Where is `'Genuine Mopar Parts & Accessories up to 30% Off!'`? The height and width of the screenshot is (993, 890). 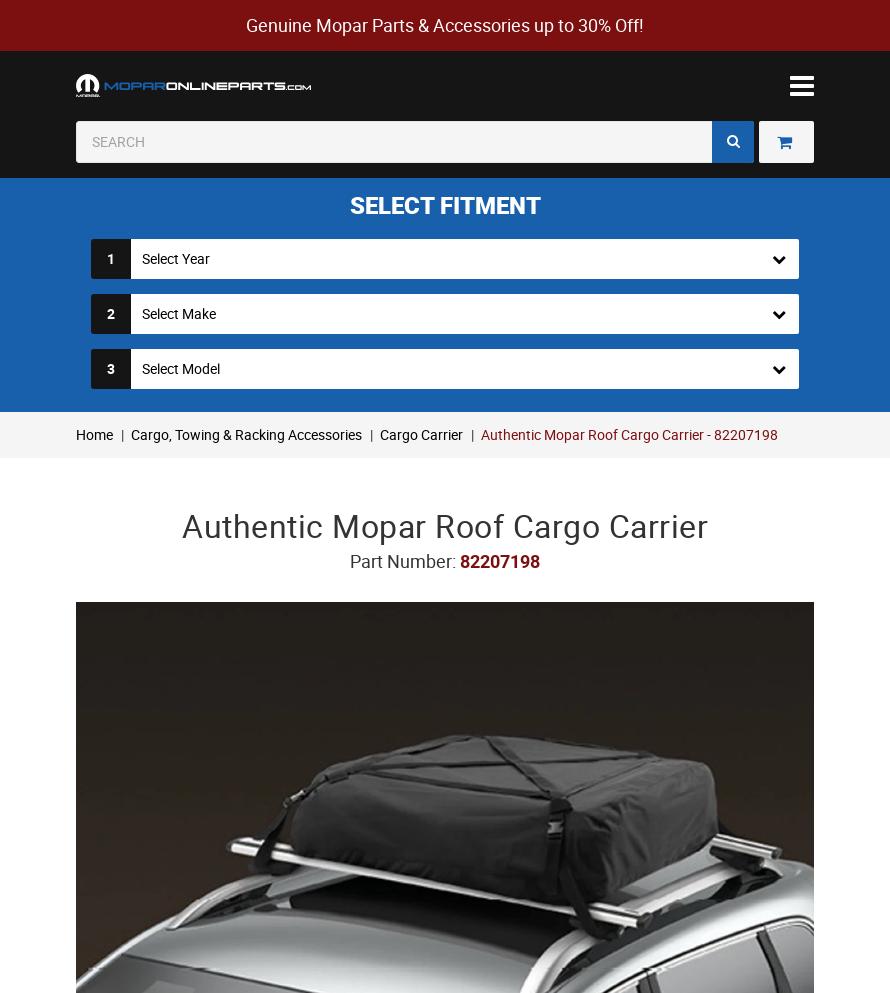
'Genuine Mopar Parts & Accessories up to 30% Off!' is located at coordinates (445, 24).